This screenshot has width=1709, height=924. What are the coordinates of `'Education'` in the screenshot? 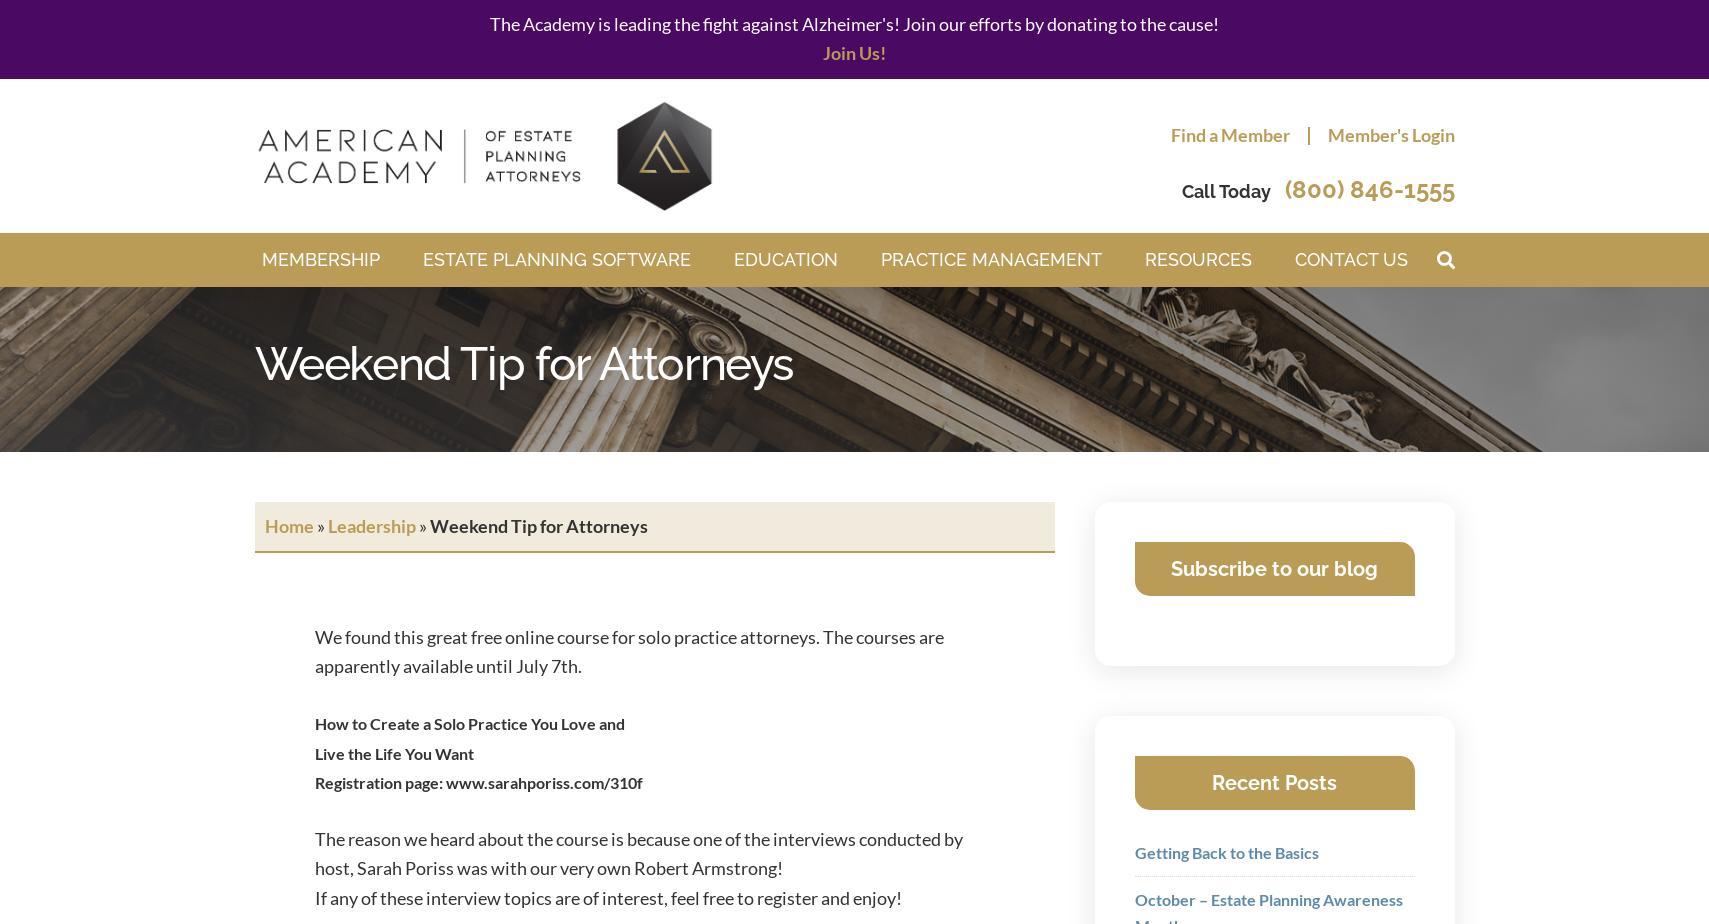 It's located at (783, 259).